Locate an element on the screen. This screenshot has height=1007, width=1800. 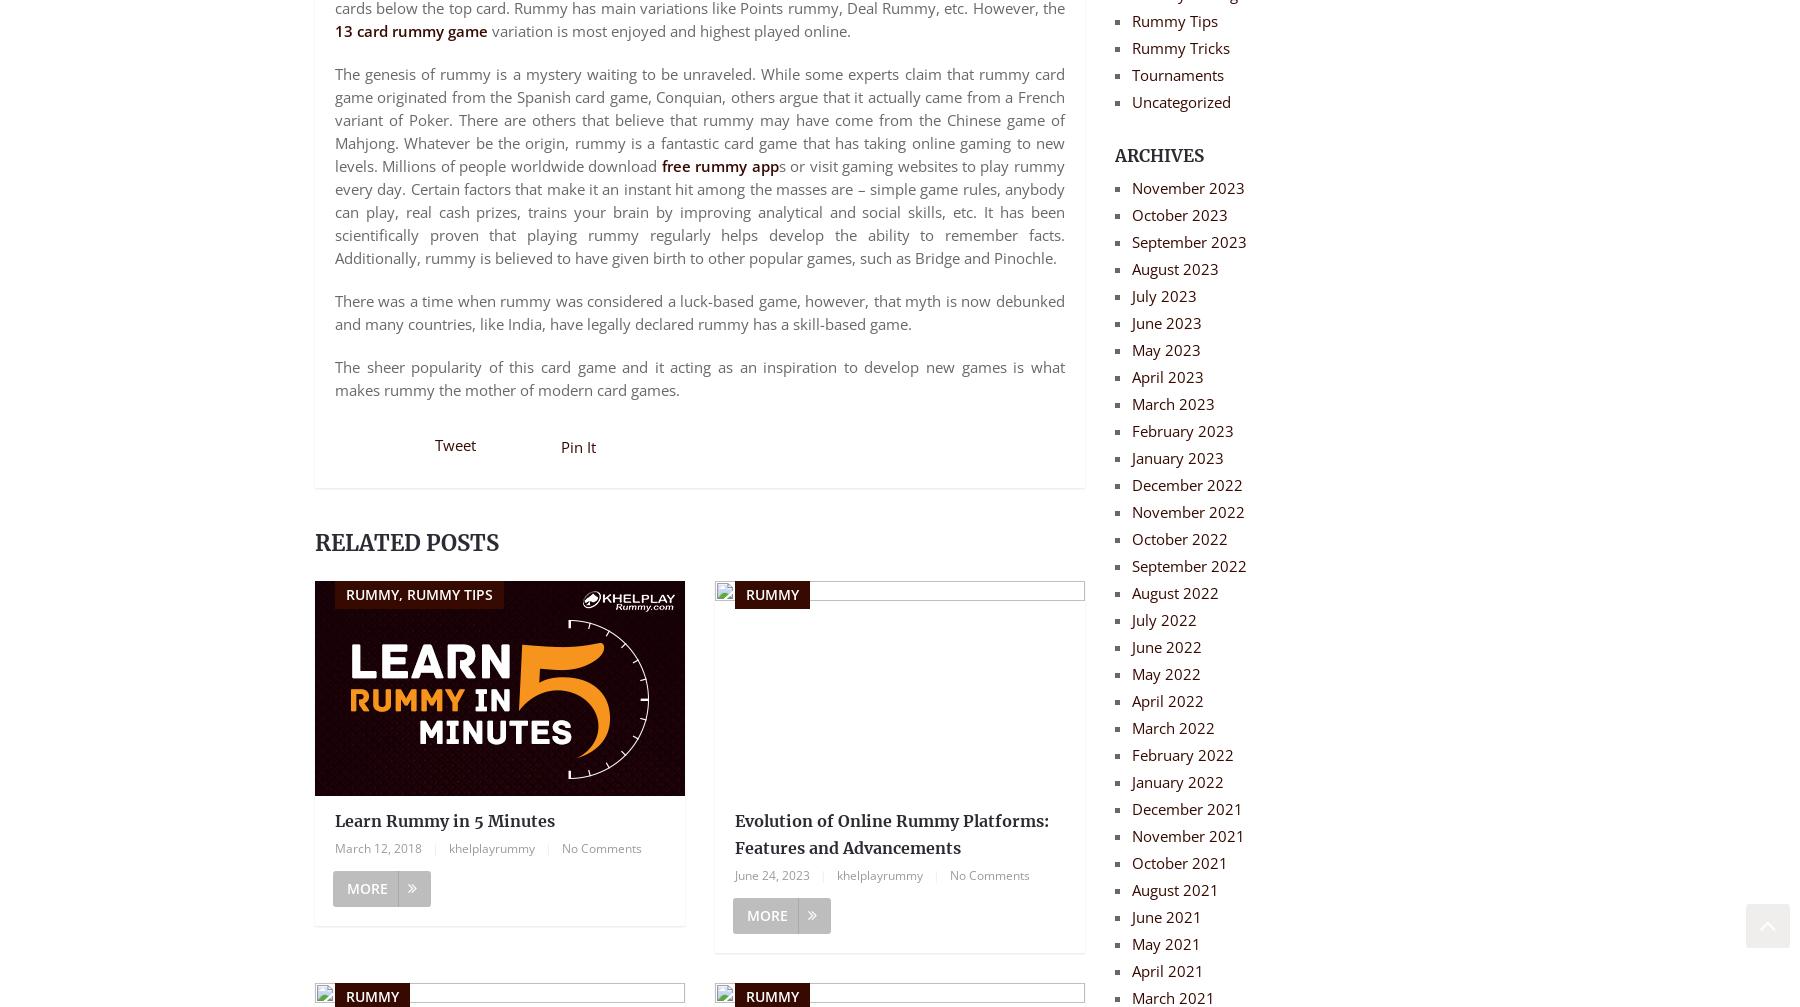
'13 card rummy game' is located at coordinates (411, 31).